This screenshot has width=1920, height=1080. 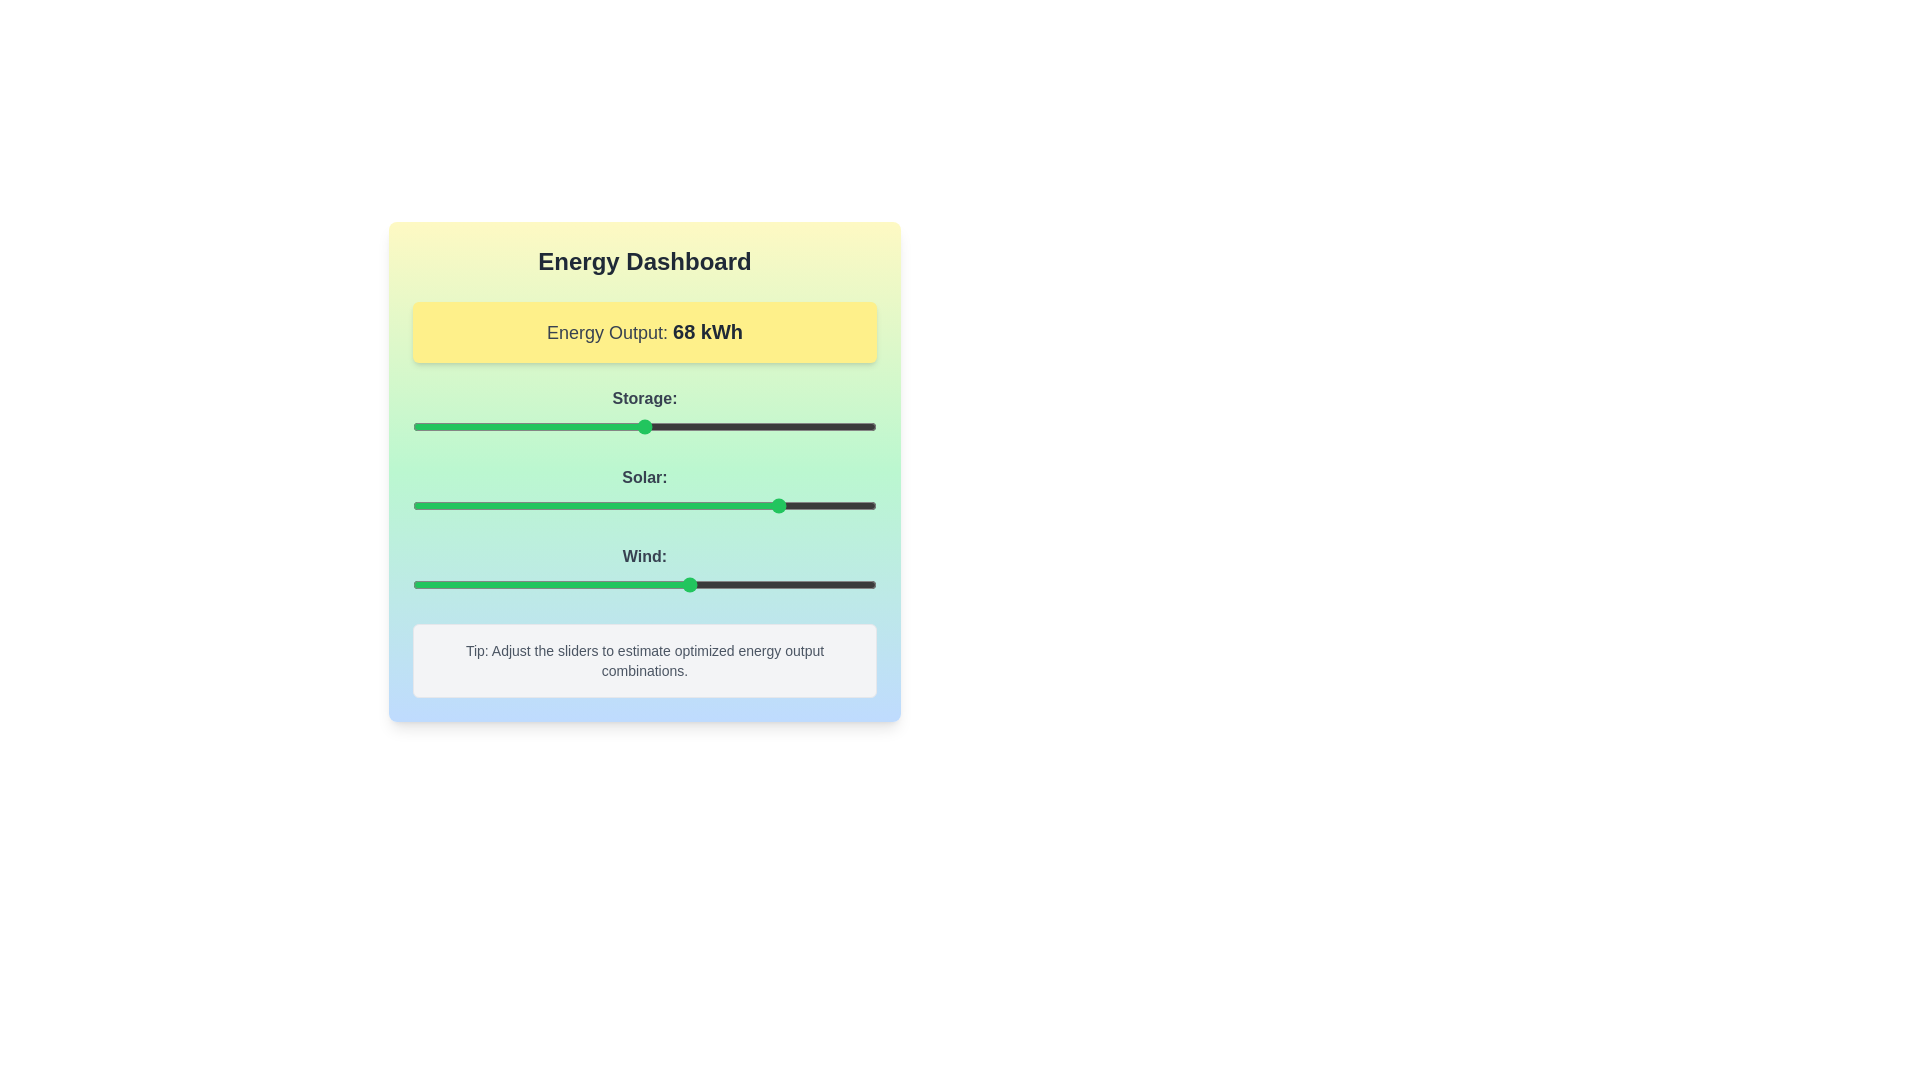 I want to click on the 'Storage' slider to 70, so click(x=736, y=426).